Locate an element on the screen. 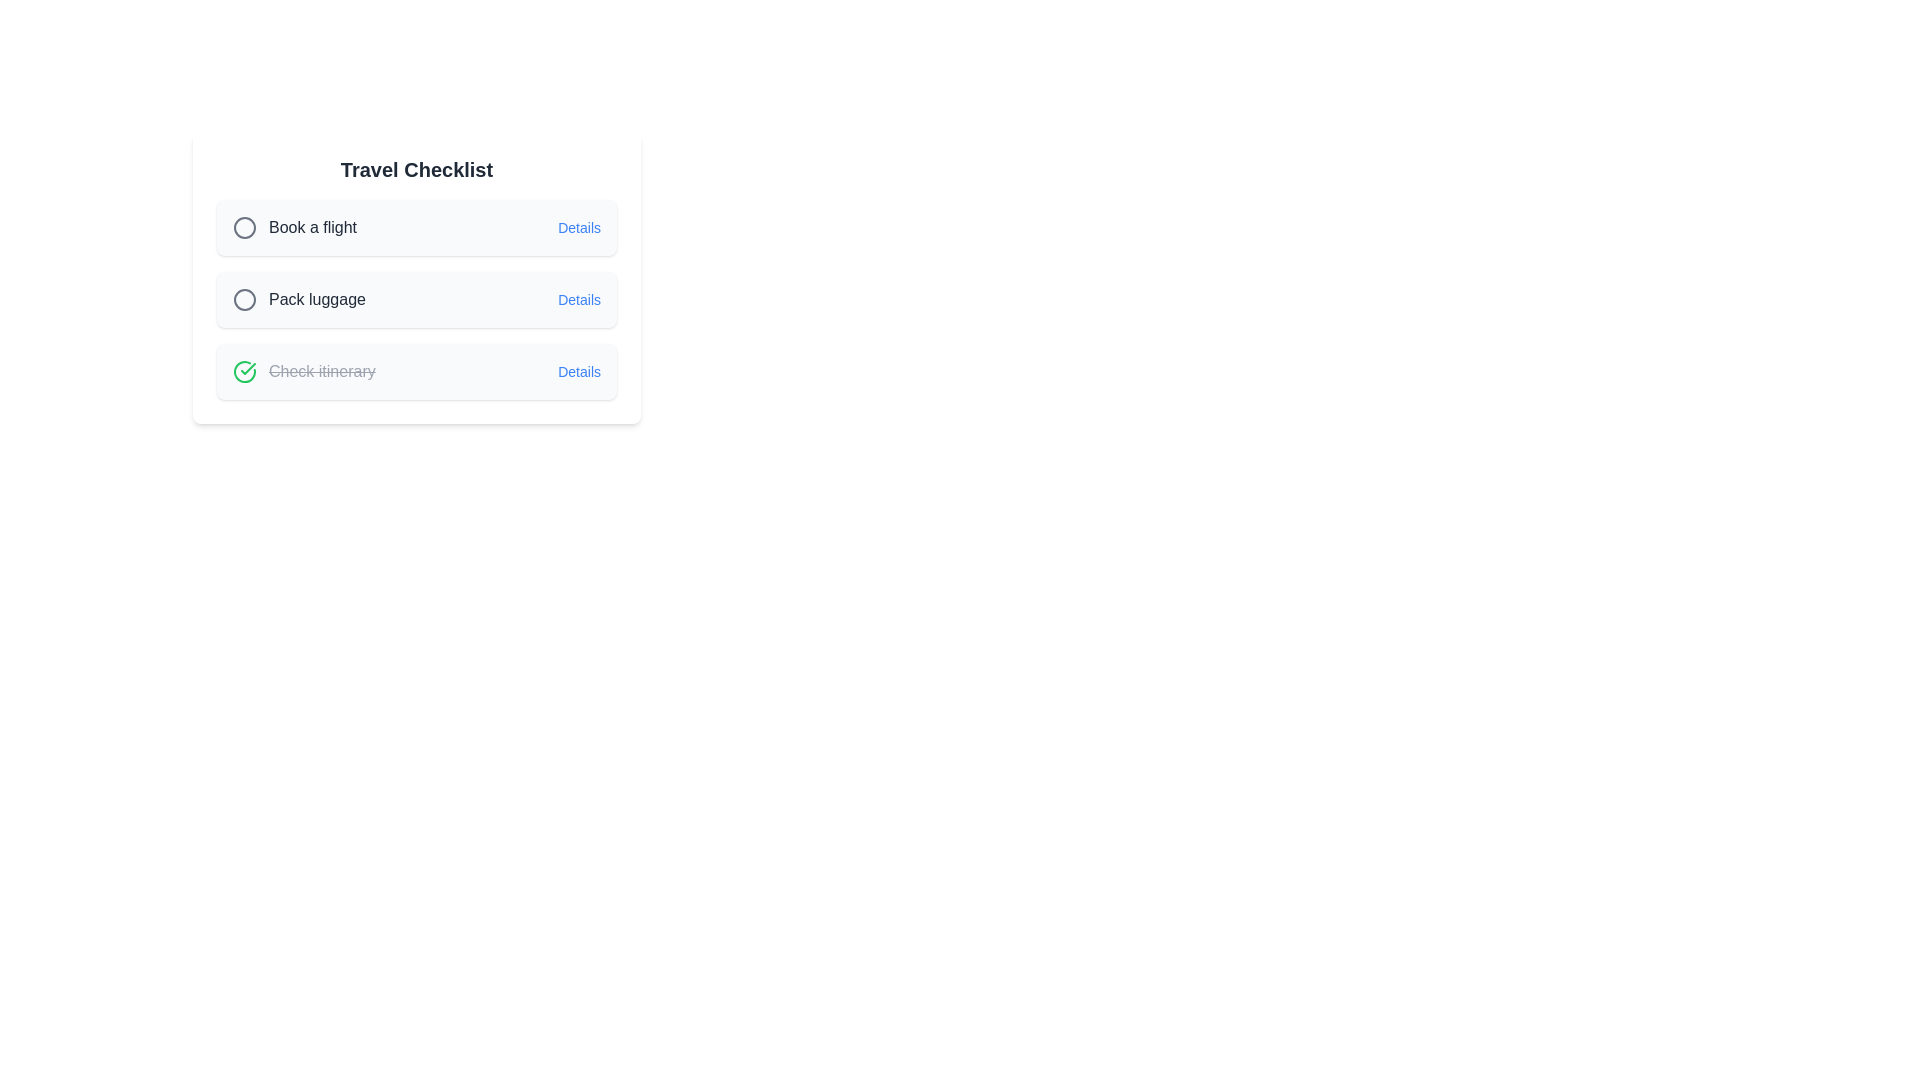  the second checklist item labeled 'Pack luggage' in the travel checklist interface is located at coordinates (416, 300).